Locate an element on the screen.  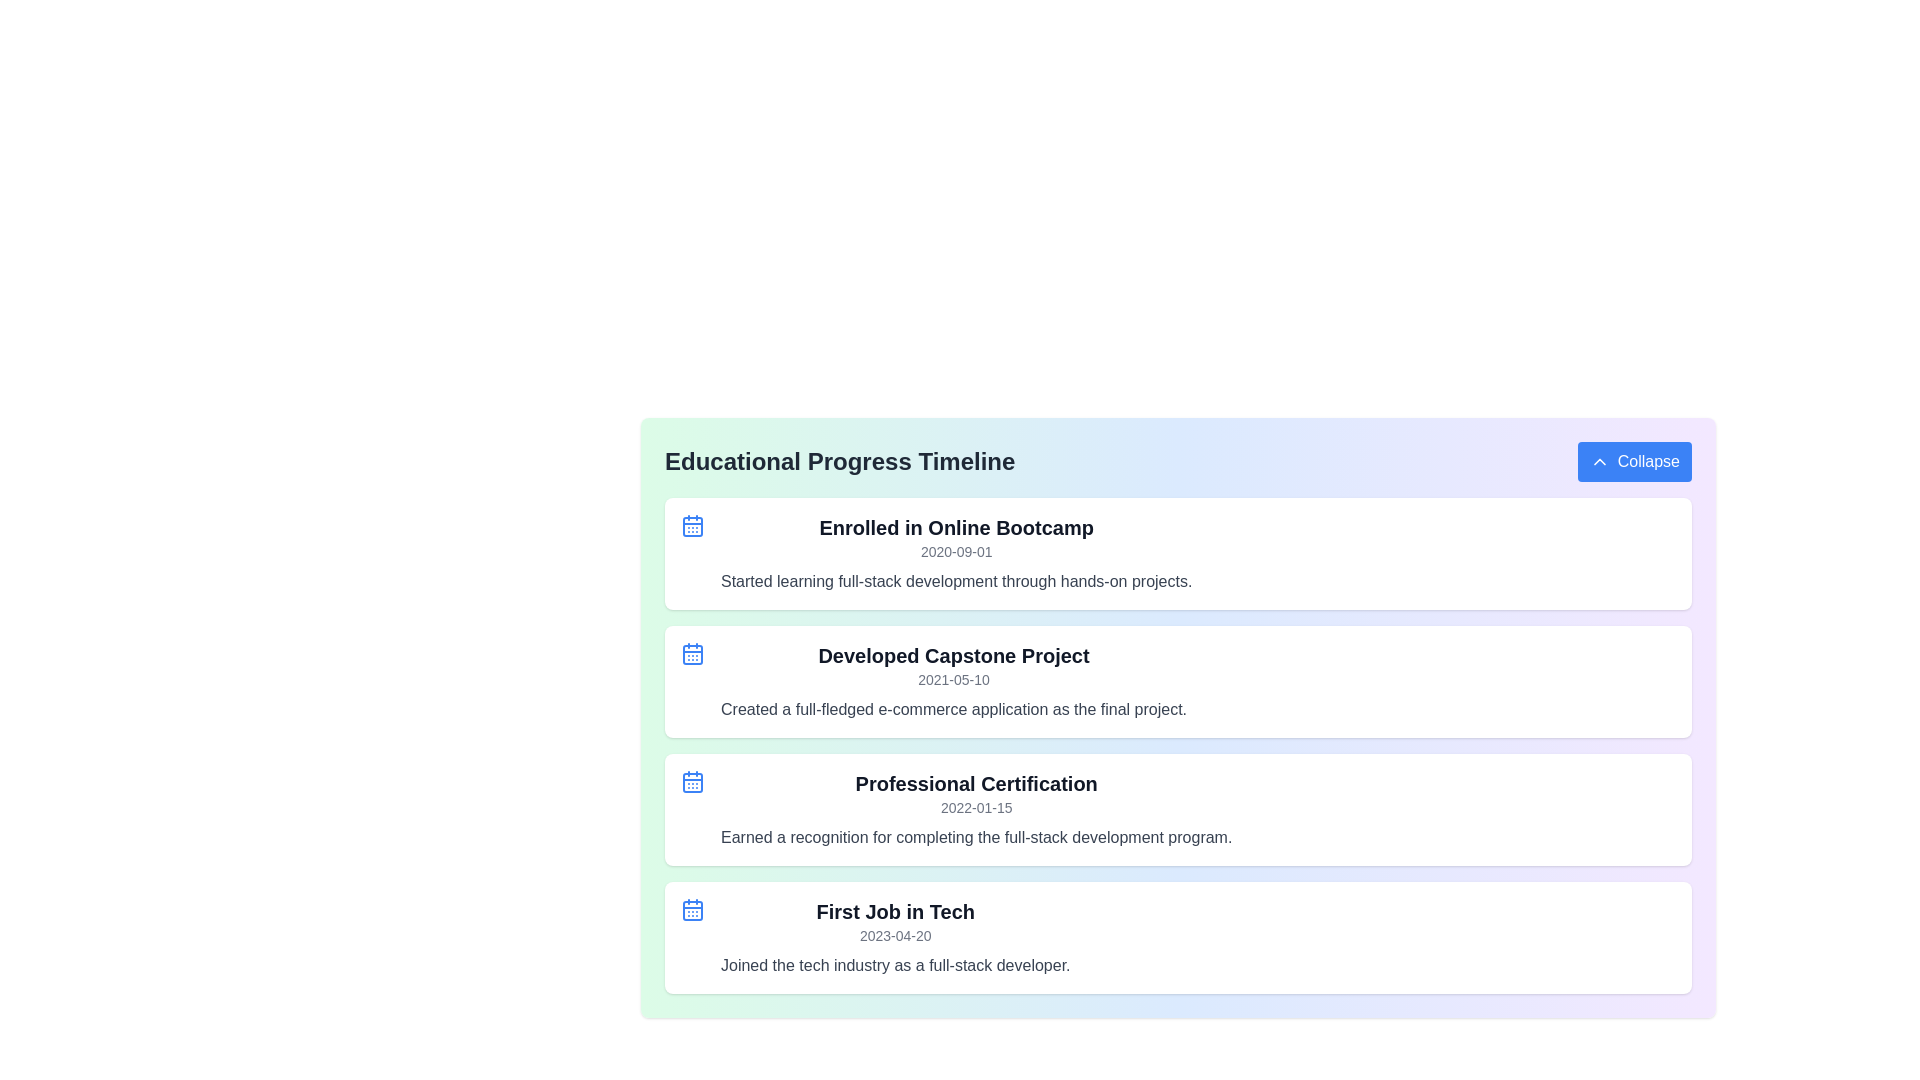
the text describing the capstone project located within the 'Developed Capstone Project' section of the Educational Progress Timeline is located at coordinates (953, 708).